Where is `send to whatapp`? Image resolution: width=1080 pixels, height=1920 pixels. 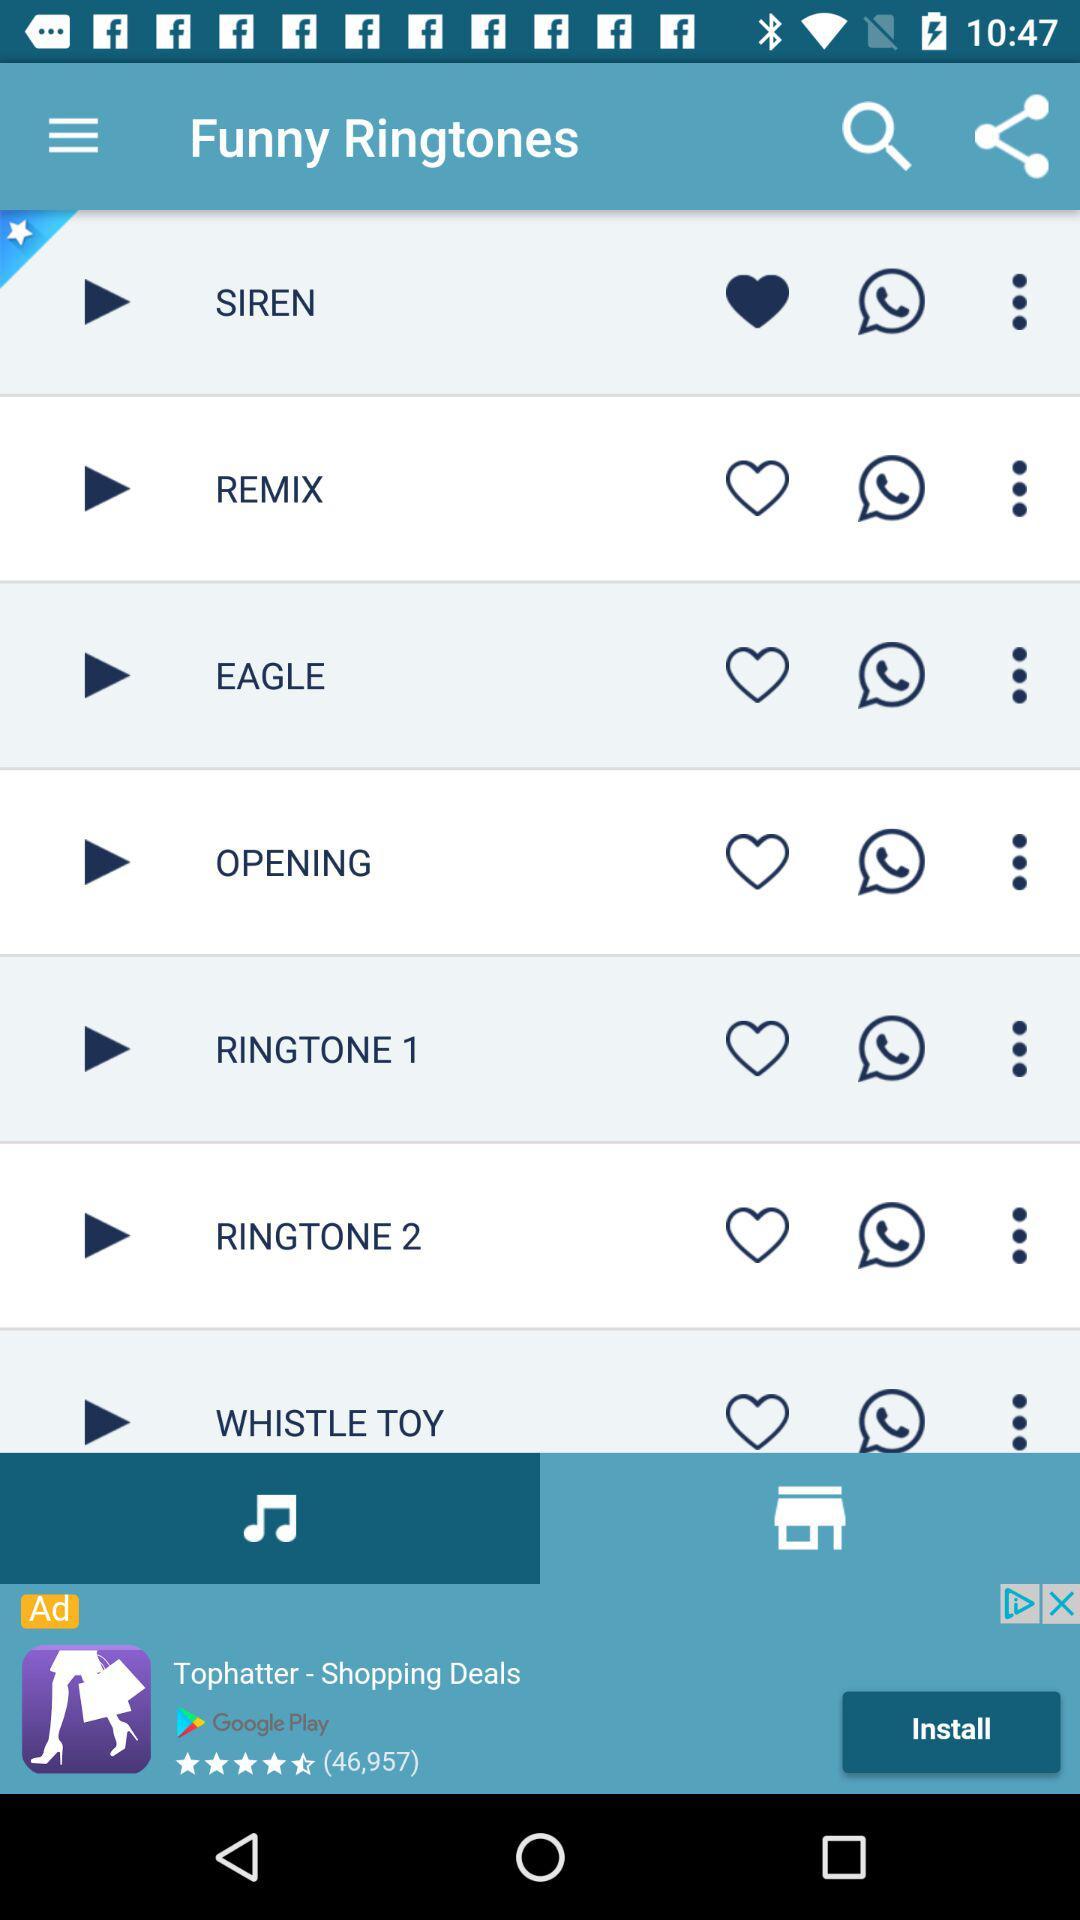
send to whatapp is located at coordinates (890, 1047).